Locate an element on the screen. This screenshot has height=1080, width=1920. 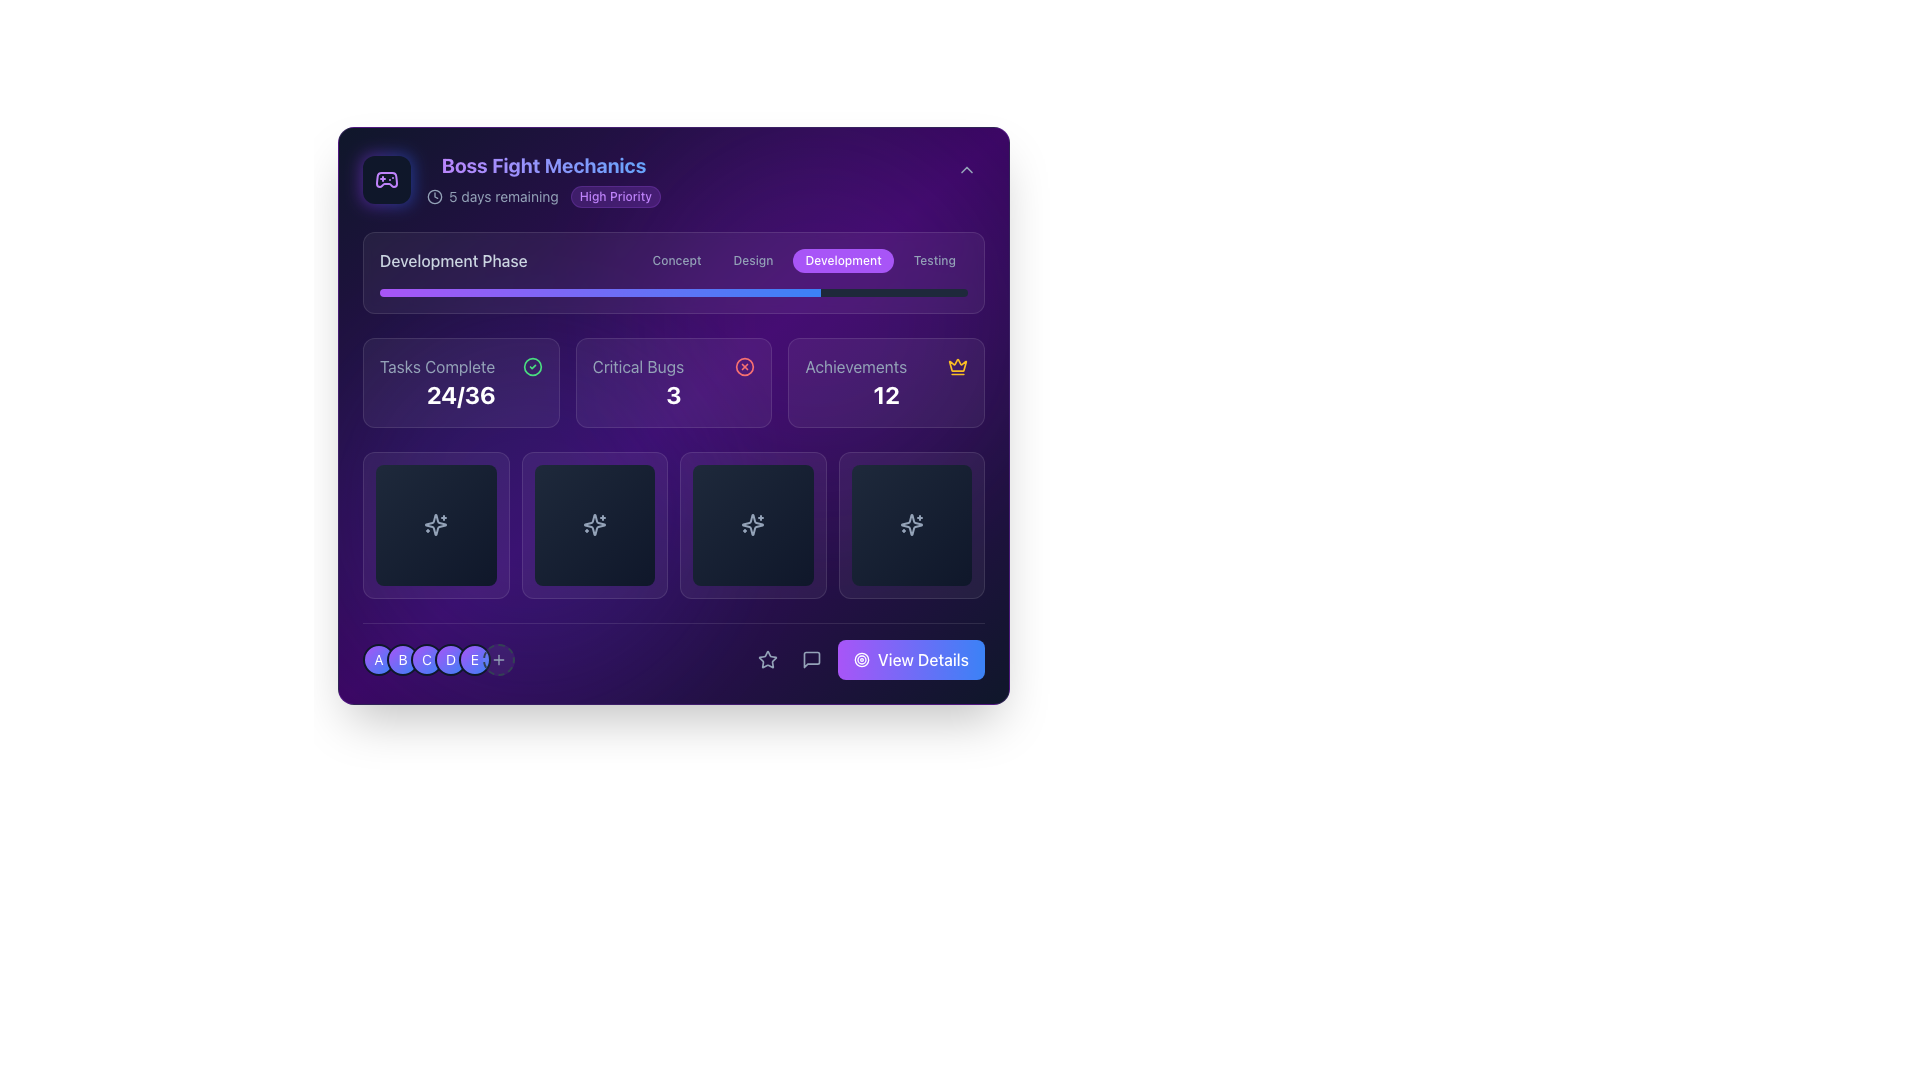
the informative label with icon that provides time-related information, located in the top-left portion of the 'Boss Fight Mechanics' card, immediately to the left of the 'High Priority' element is located at coordinates (492, 196).